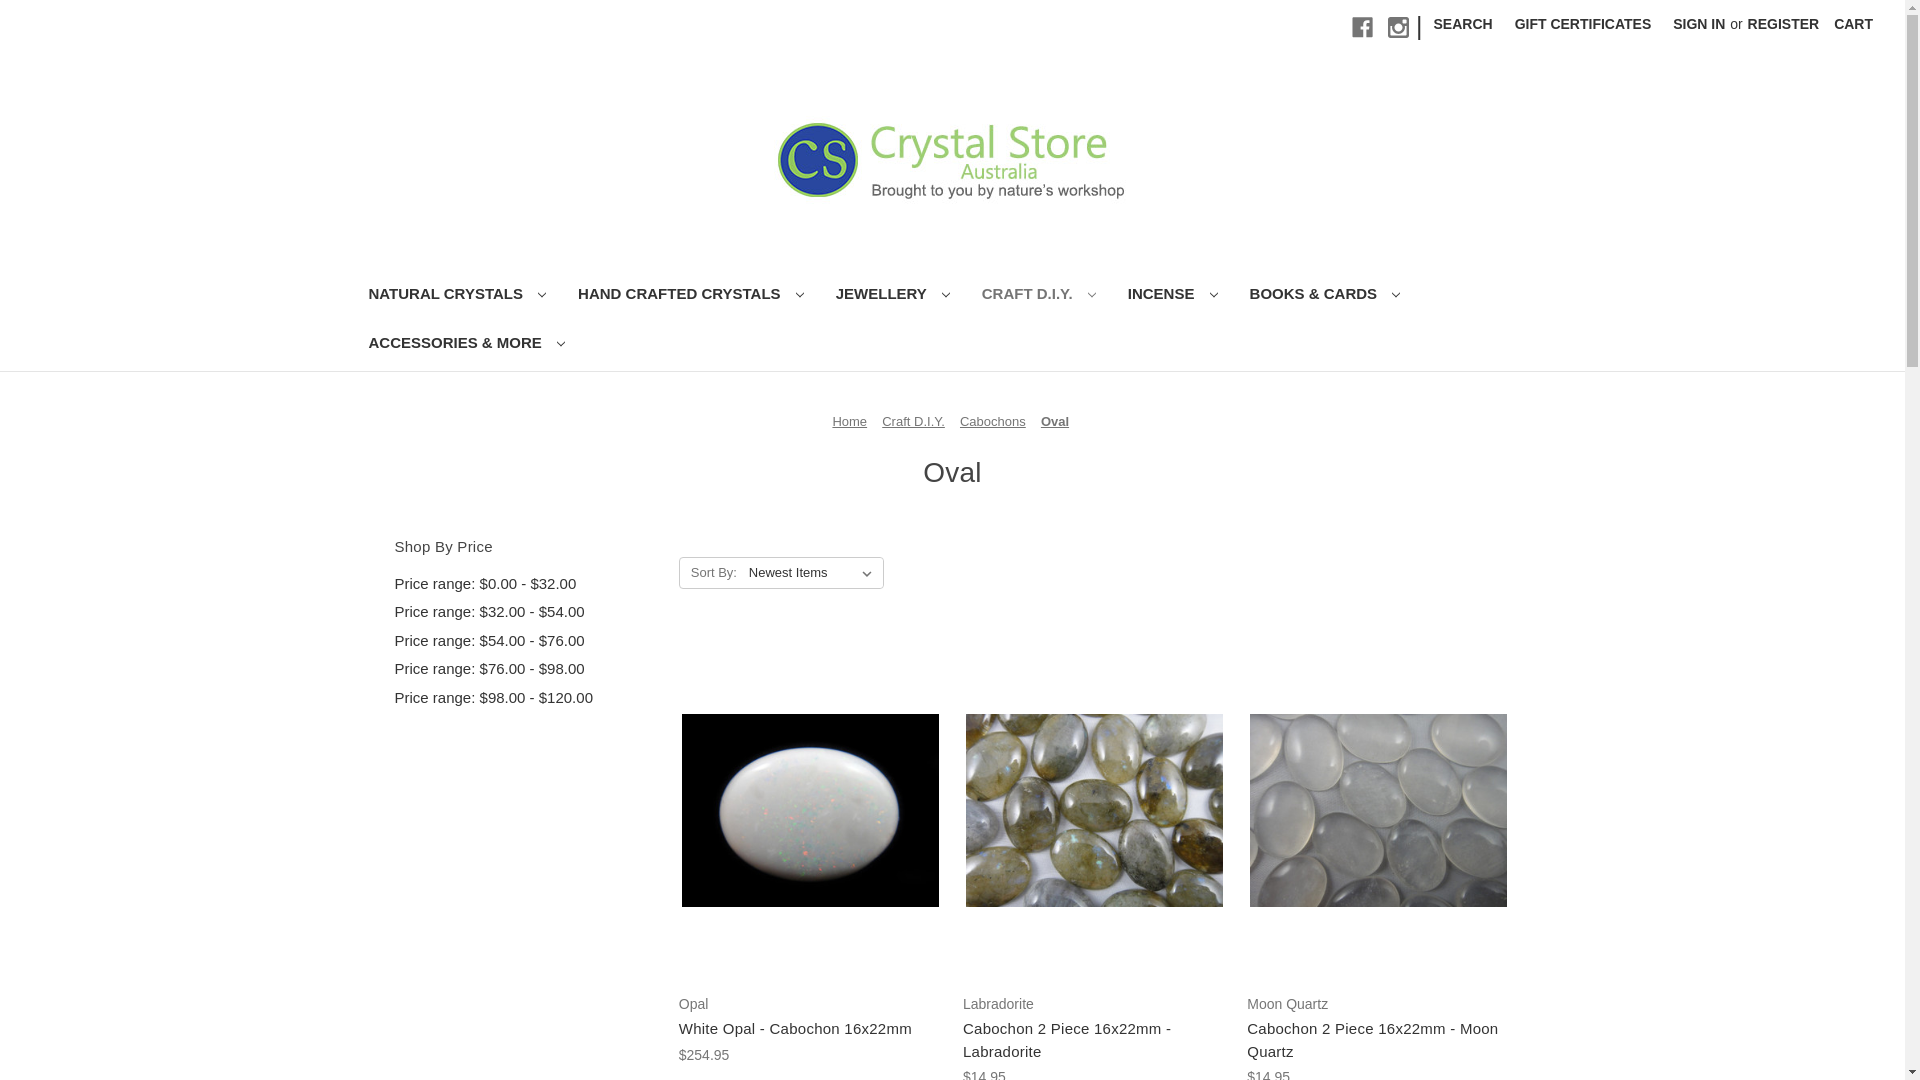 Image resolution: width=1920 pixels, height=1080 pixels. Describe the element at coordinates (525, 584) in the screenshot. I see `'Price range: $0.00 - $32.00'` at that location.